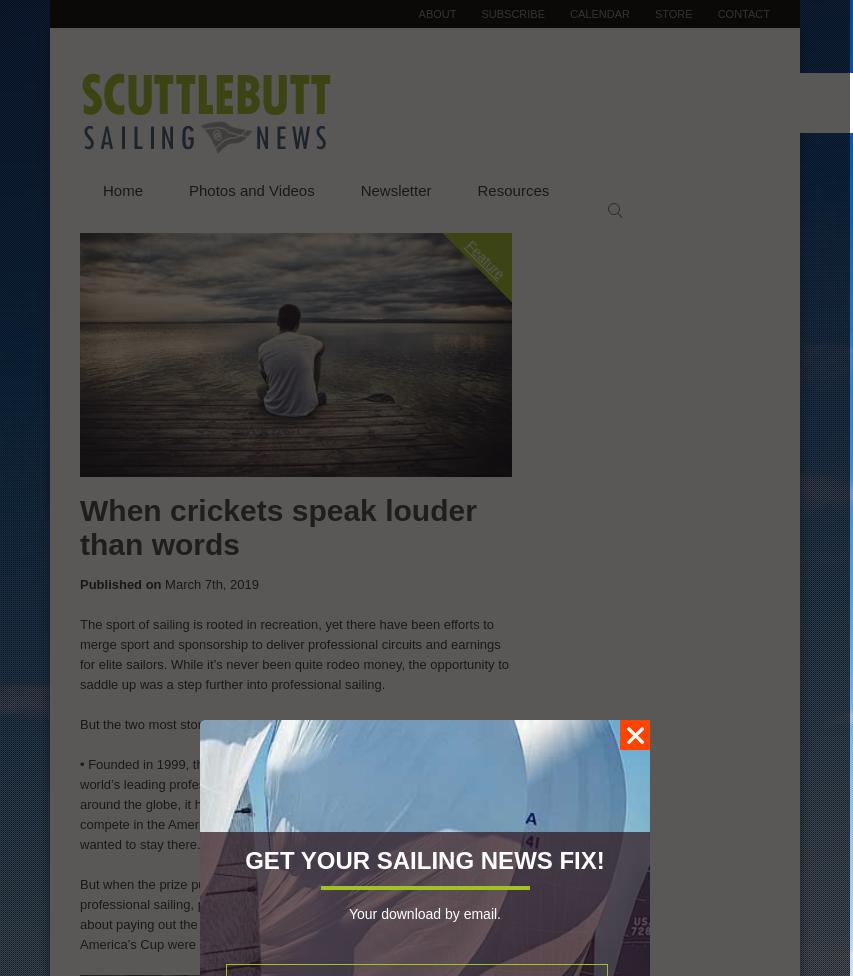 Image resolution: width=853 pixels, height=976 pixels. Describe the element at coordinates (290, 764) in the screenshot. I see `'World Match Racing Tour'` at that location.